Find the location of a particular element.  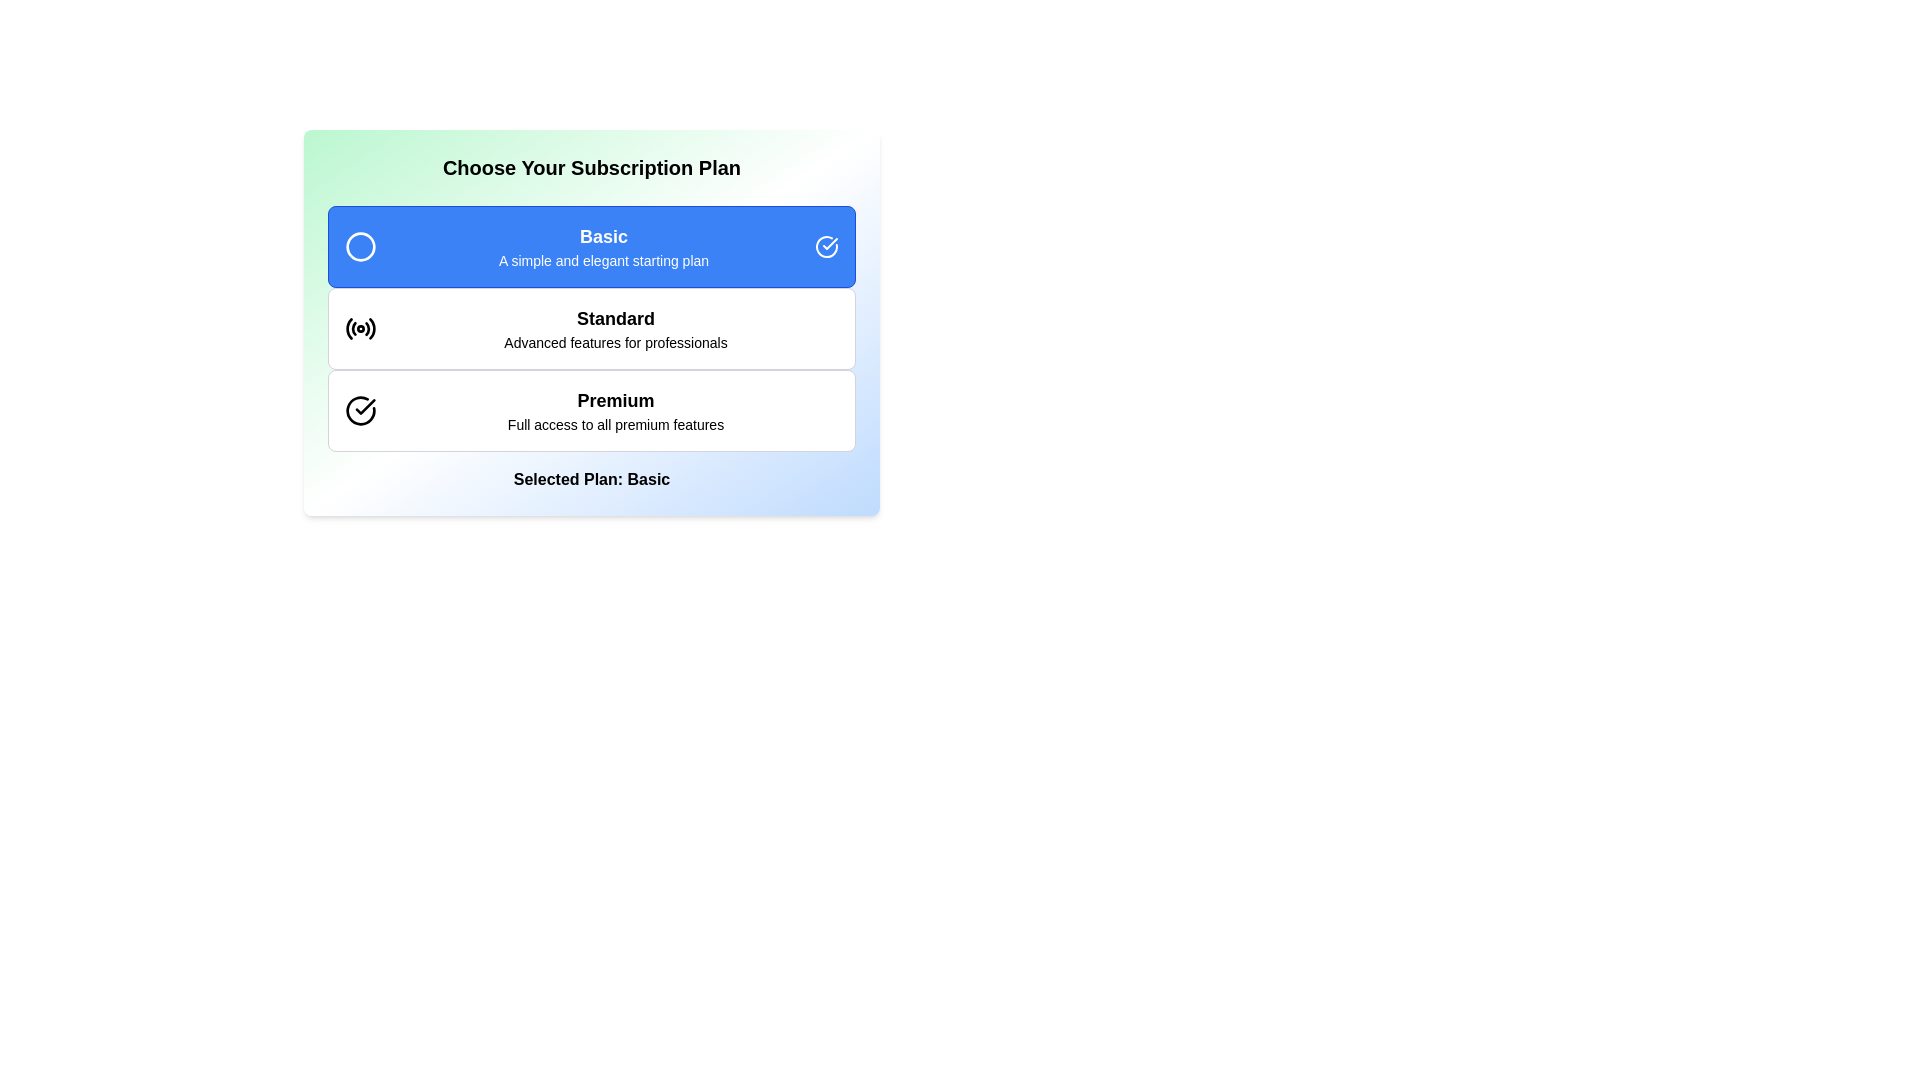

the 'Standard' subscription plan selectable option, which is the second option in a vertical list of subscription plans is located at coordinates (590, 327).